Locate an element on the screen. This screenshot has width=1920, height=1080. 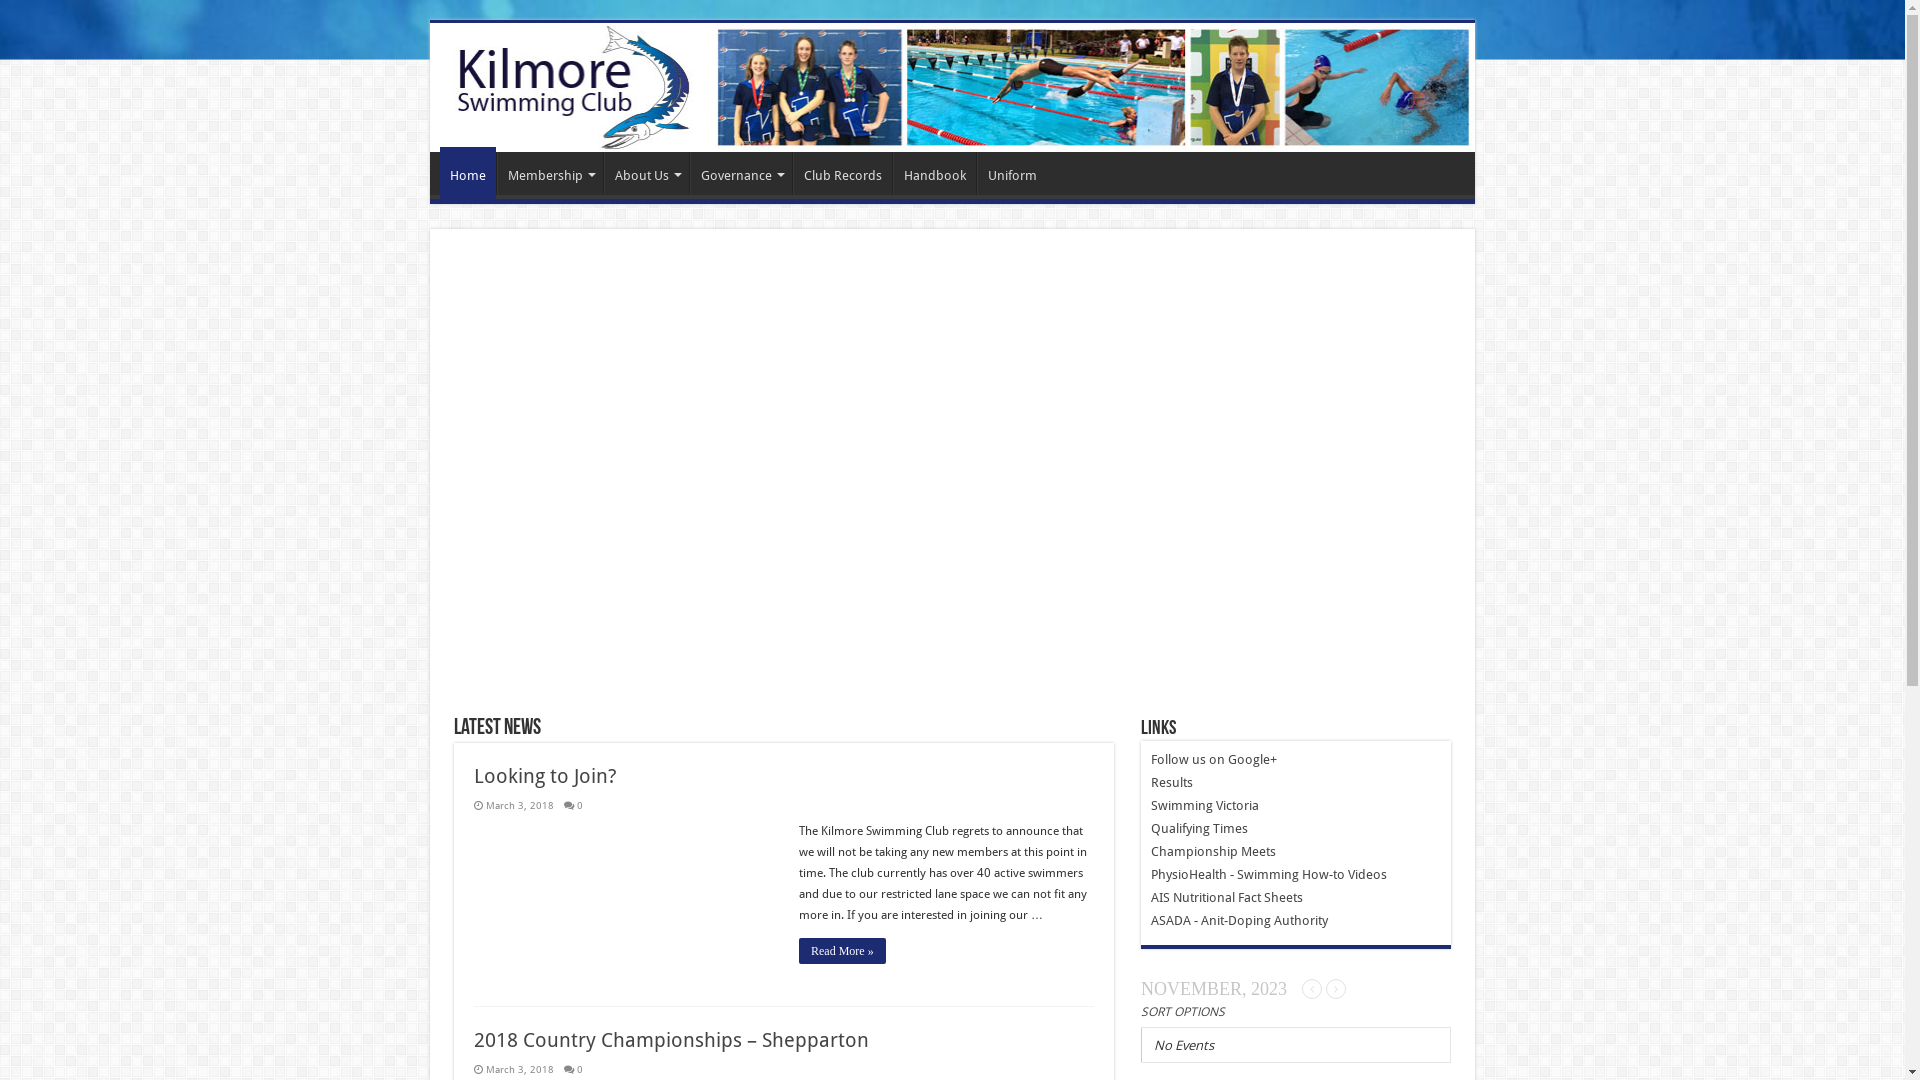
'About Us' is located at coordinates (646, 172).